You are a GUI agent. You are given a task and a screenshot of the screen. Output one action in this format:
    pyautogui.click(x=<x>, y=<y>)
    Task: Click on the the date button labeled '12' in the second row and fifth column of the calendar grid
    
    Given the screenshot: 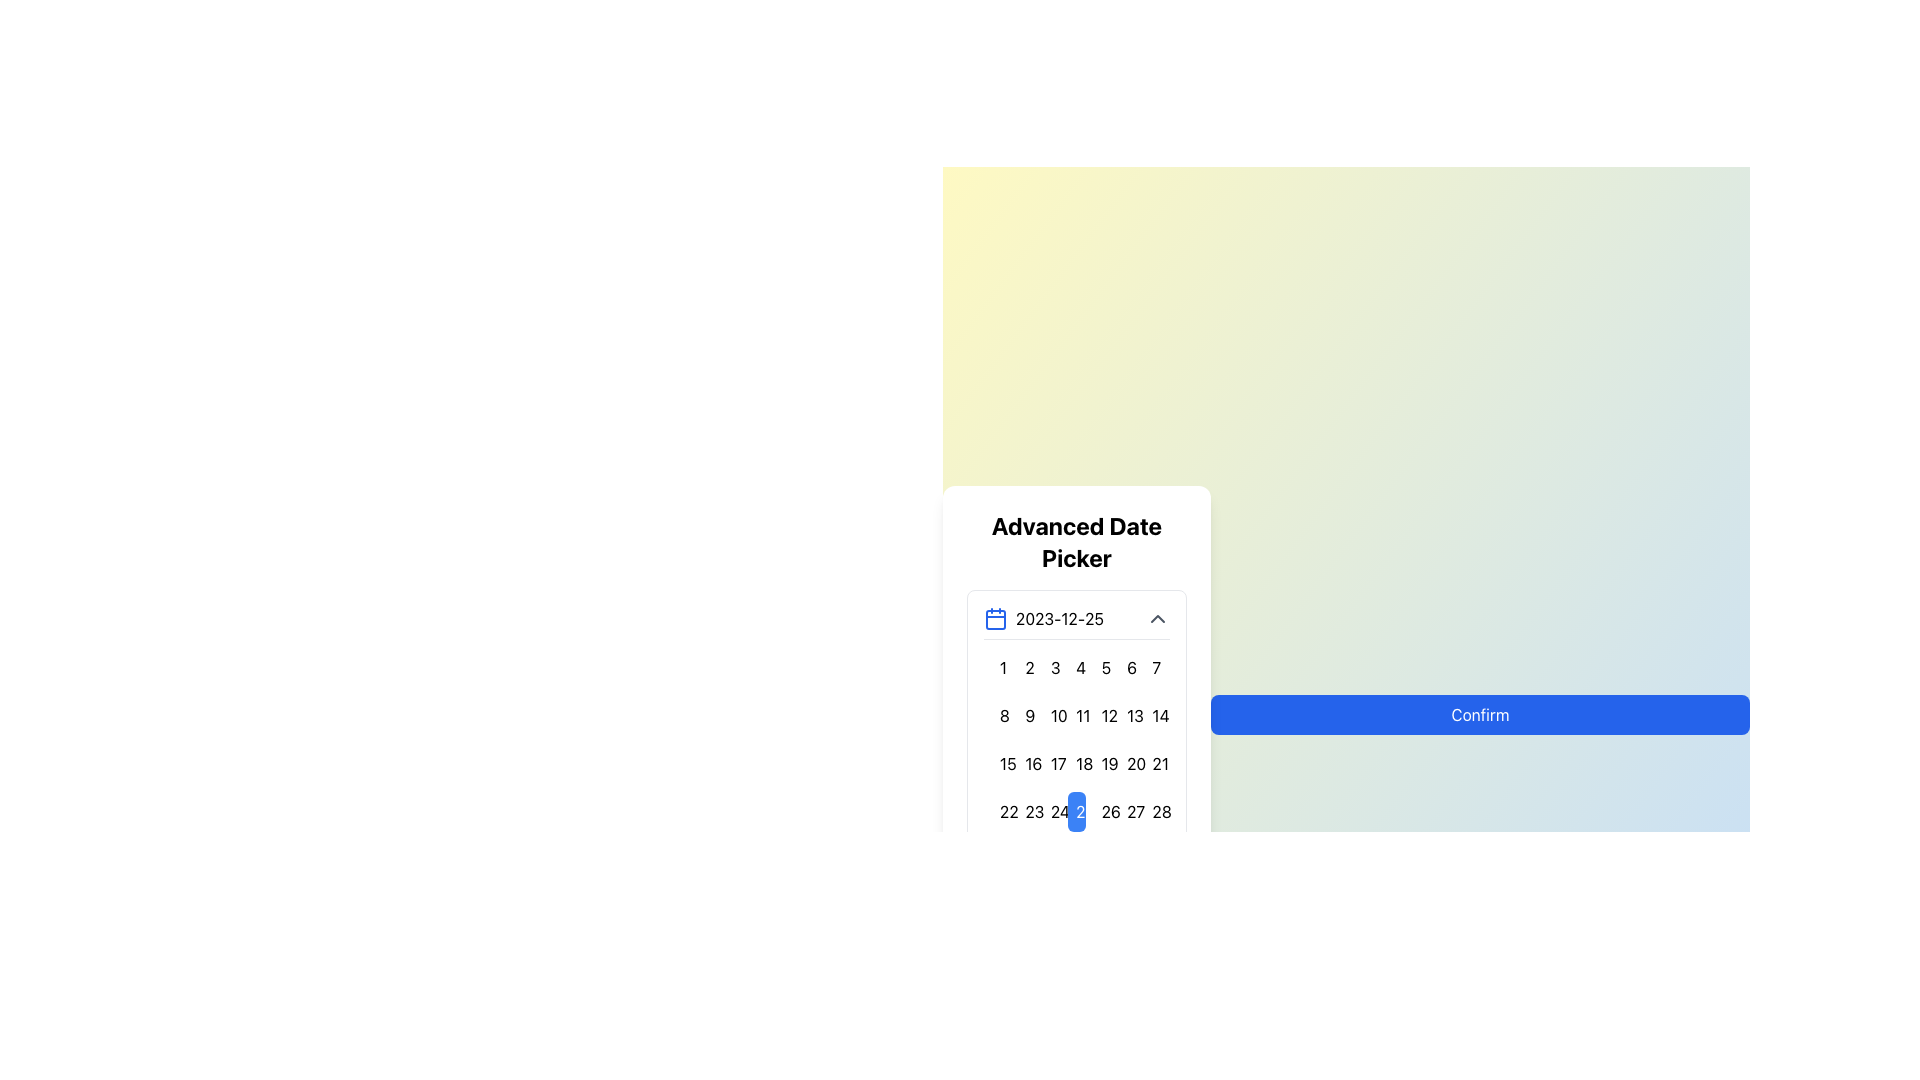 What is the action you would take?
    pyautogui.click(x=1101, y=714)
    